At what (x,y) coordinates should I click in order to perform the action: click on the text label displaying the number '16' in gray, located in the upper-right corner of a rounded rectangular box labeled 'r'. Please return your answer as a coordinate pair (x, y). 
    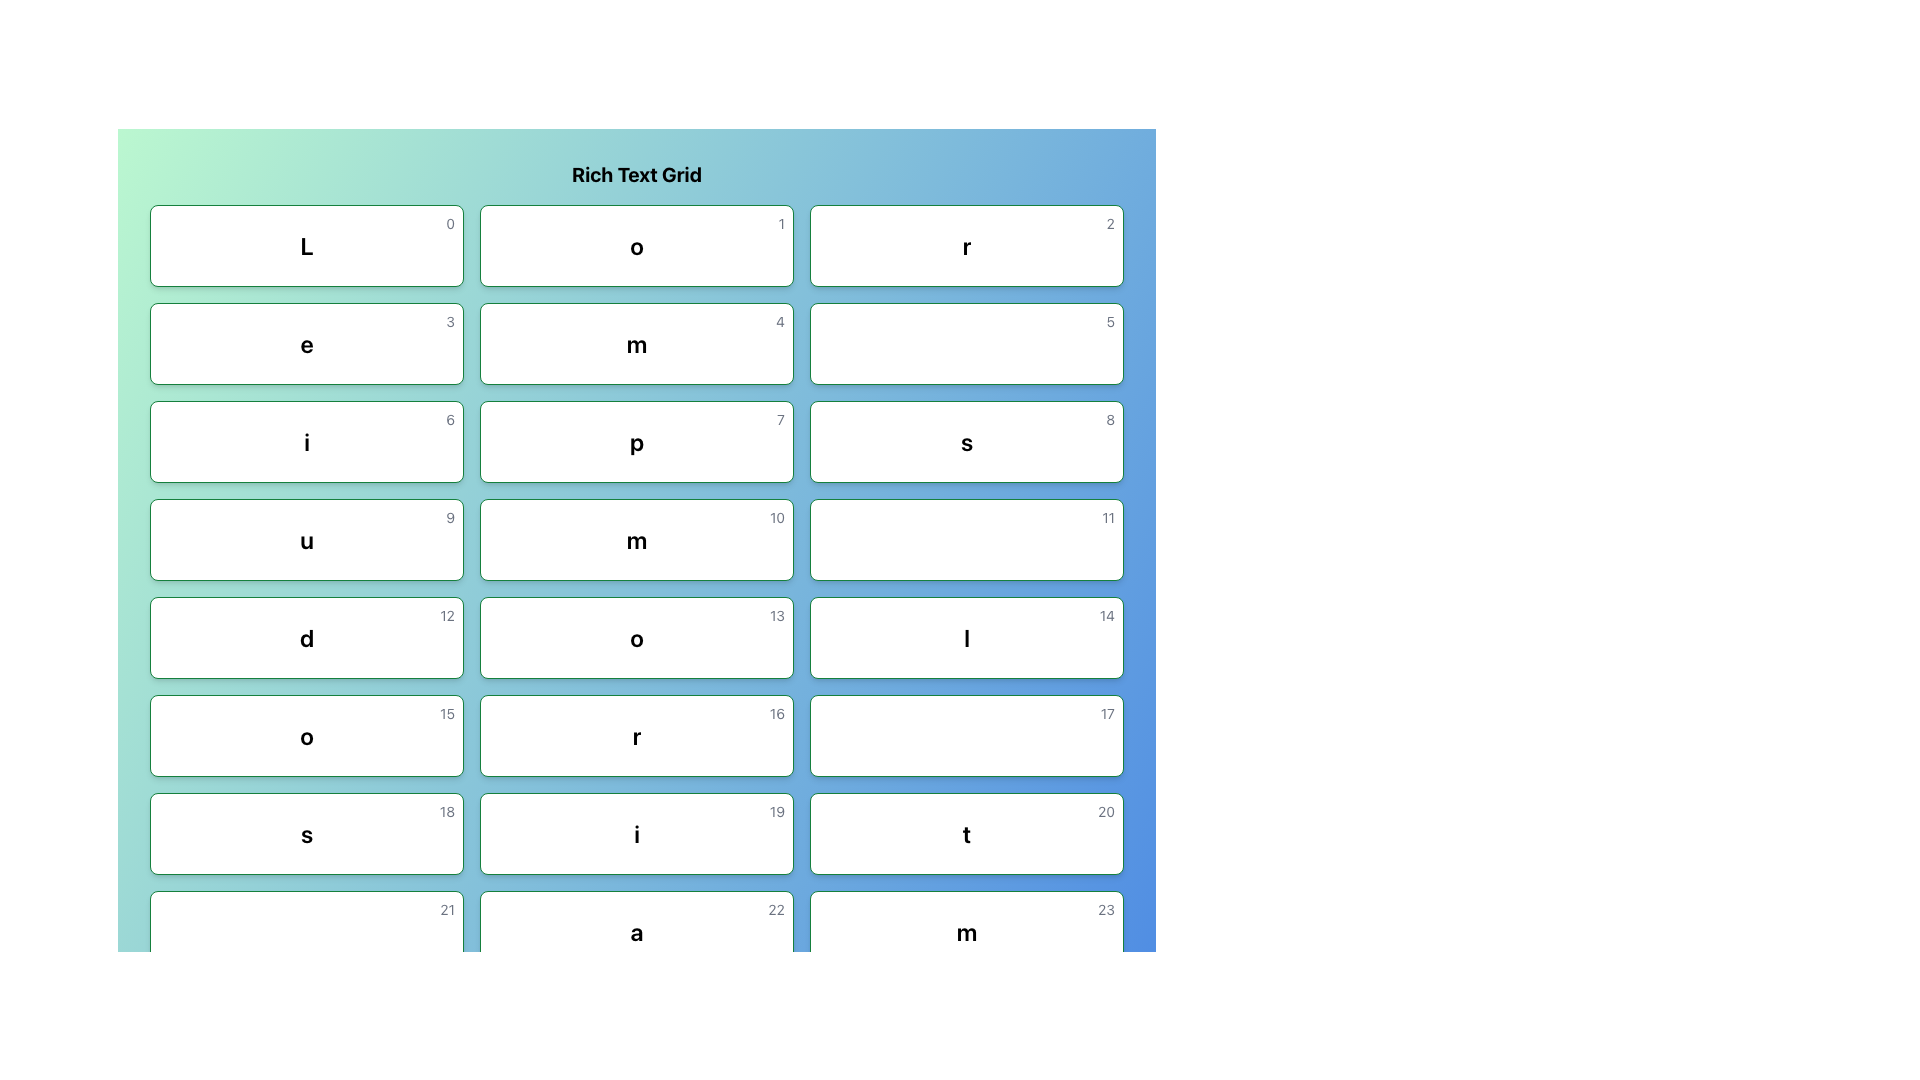
    Looking at the image, I should click on (776, 712).